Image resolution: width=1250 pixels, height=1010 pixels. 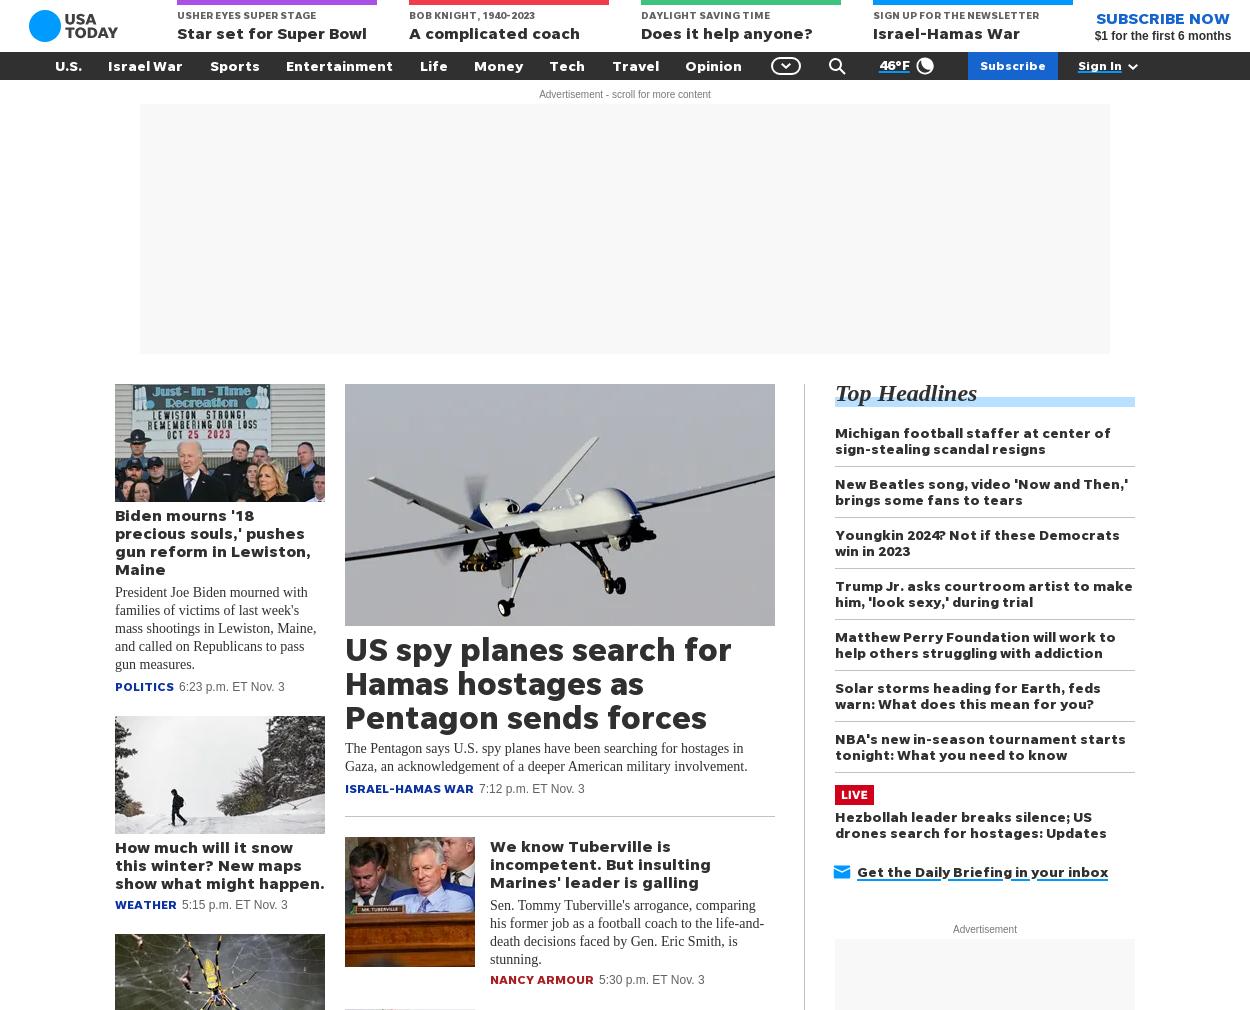 What do you see at coordinates (549, 64) in the screenshot?
I see `'Tech'` at bounding box center [549, 64].